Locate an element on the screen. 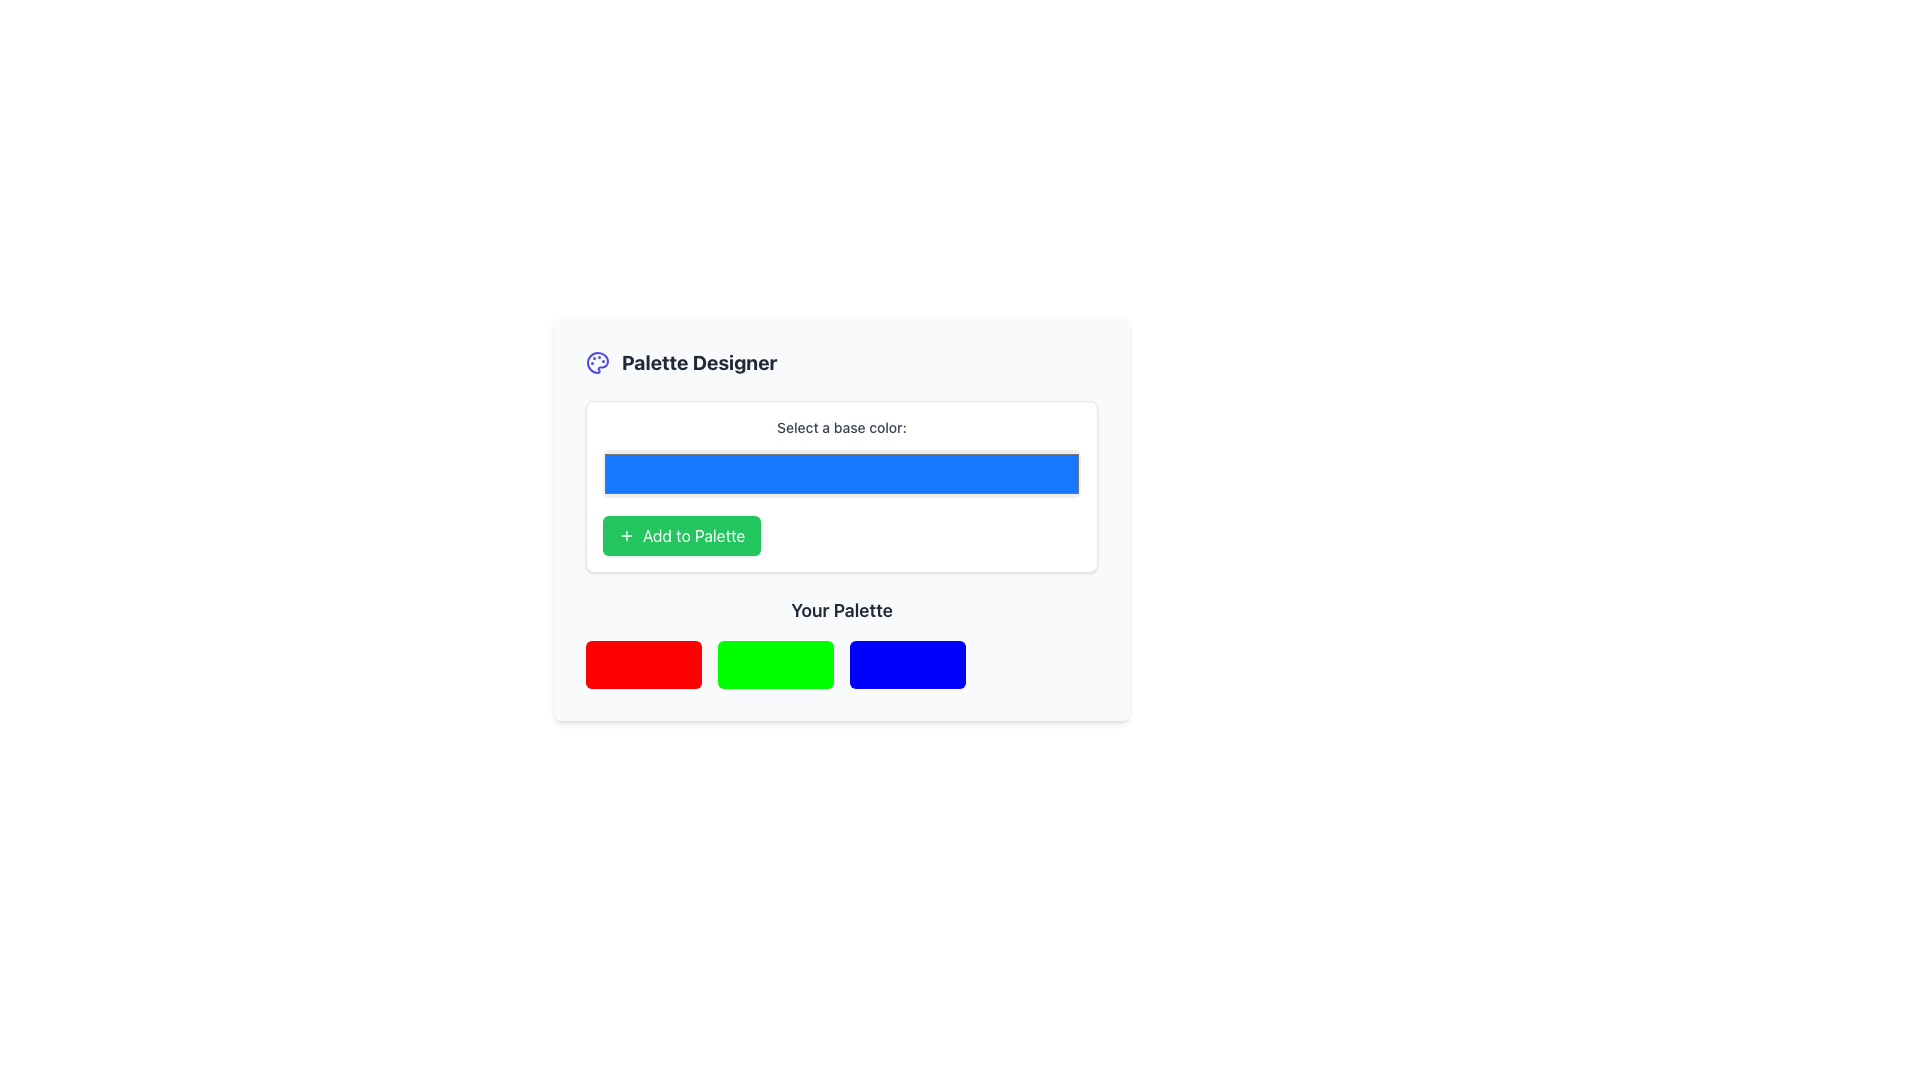 This screenshot has height=1080, width=1920. the third colored box is located at coordinates (906, 664).